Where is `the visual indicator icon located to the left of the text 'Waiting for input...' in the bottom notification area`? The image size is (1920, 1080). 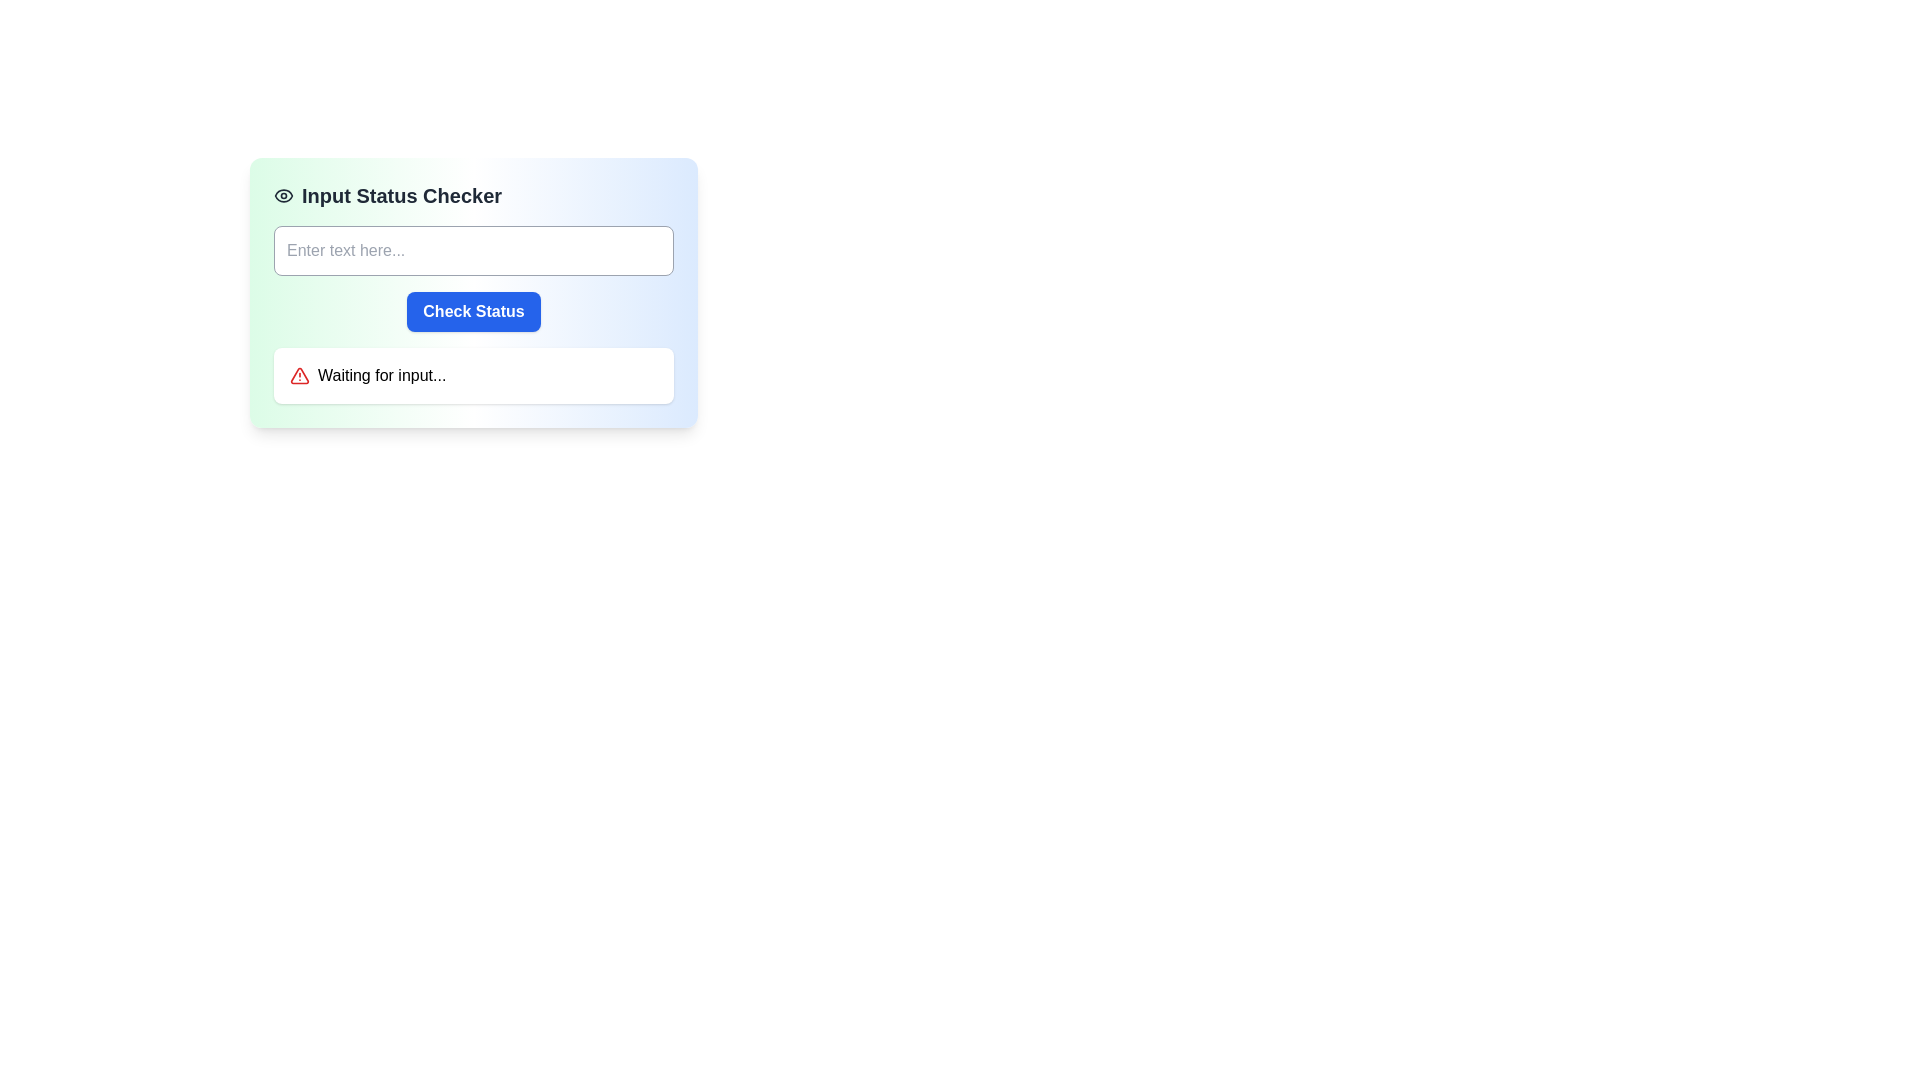
the visual indicator icon located to the left of the text 'Waiting for input...' in the bottom notification area is located at coordinates (298, 375).